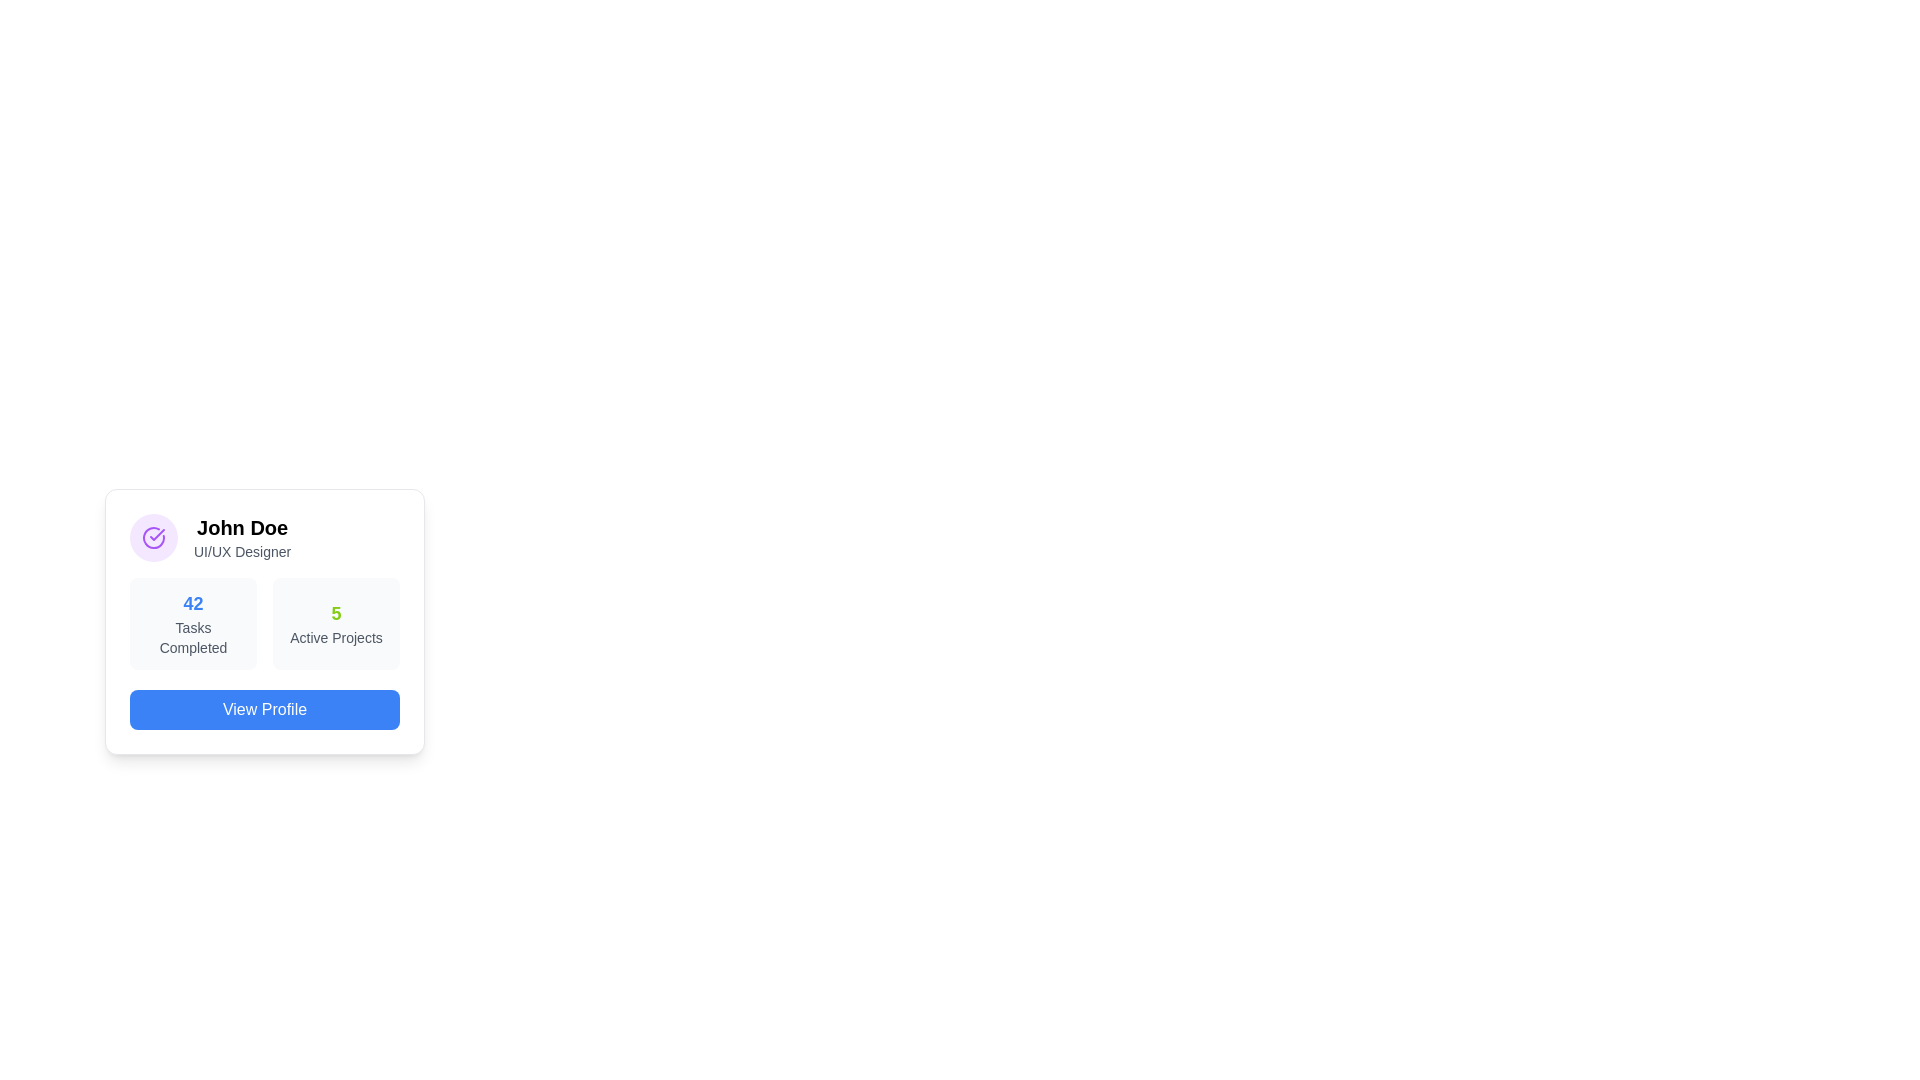  I want to click on the Information Display Panel that shows a large green number '5' and the text 'Active Projects' inside a light gray rectangular area with rounded corners, so click(336, 623).